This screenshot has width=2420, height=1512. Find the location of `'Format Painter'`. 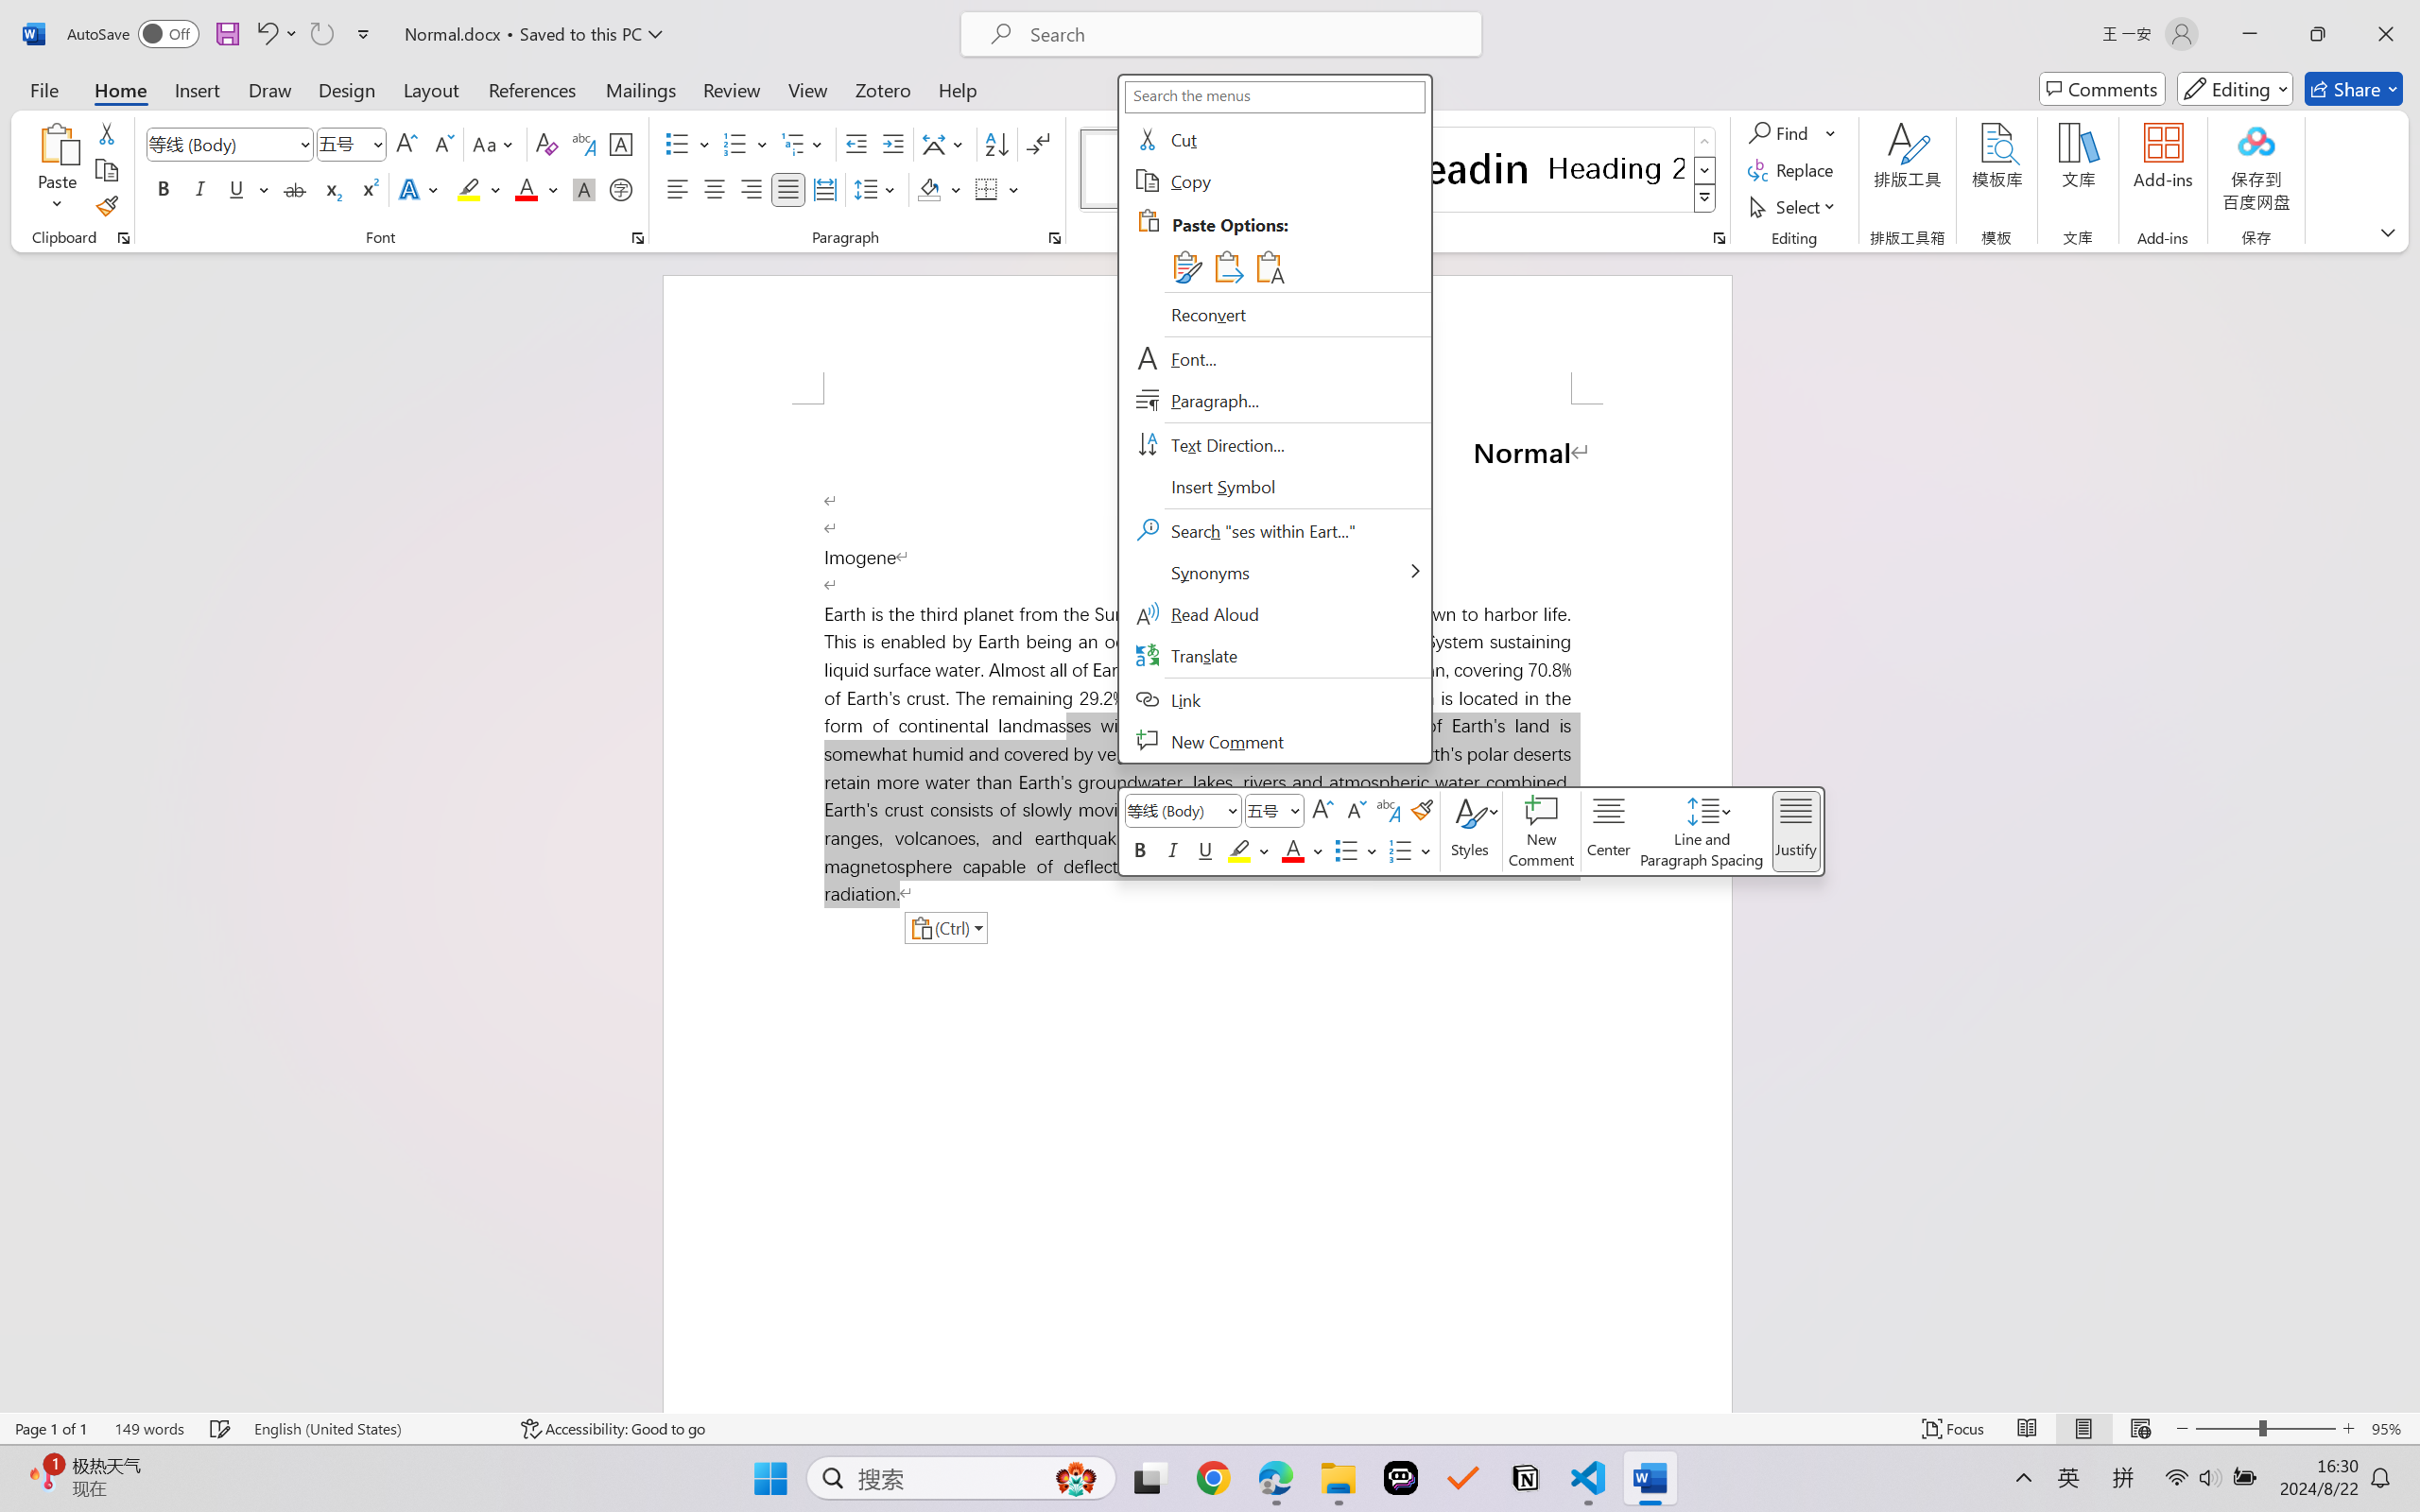

'Format Painter' is located at coordinates (105, 207).